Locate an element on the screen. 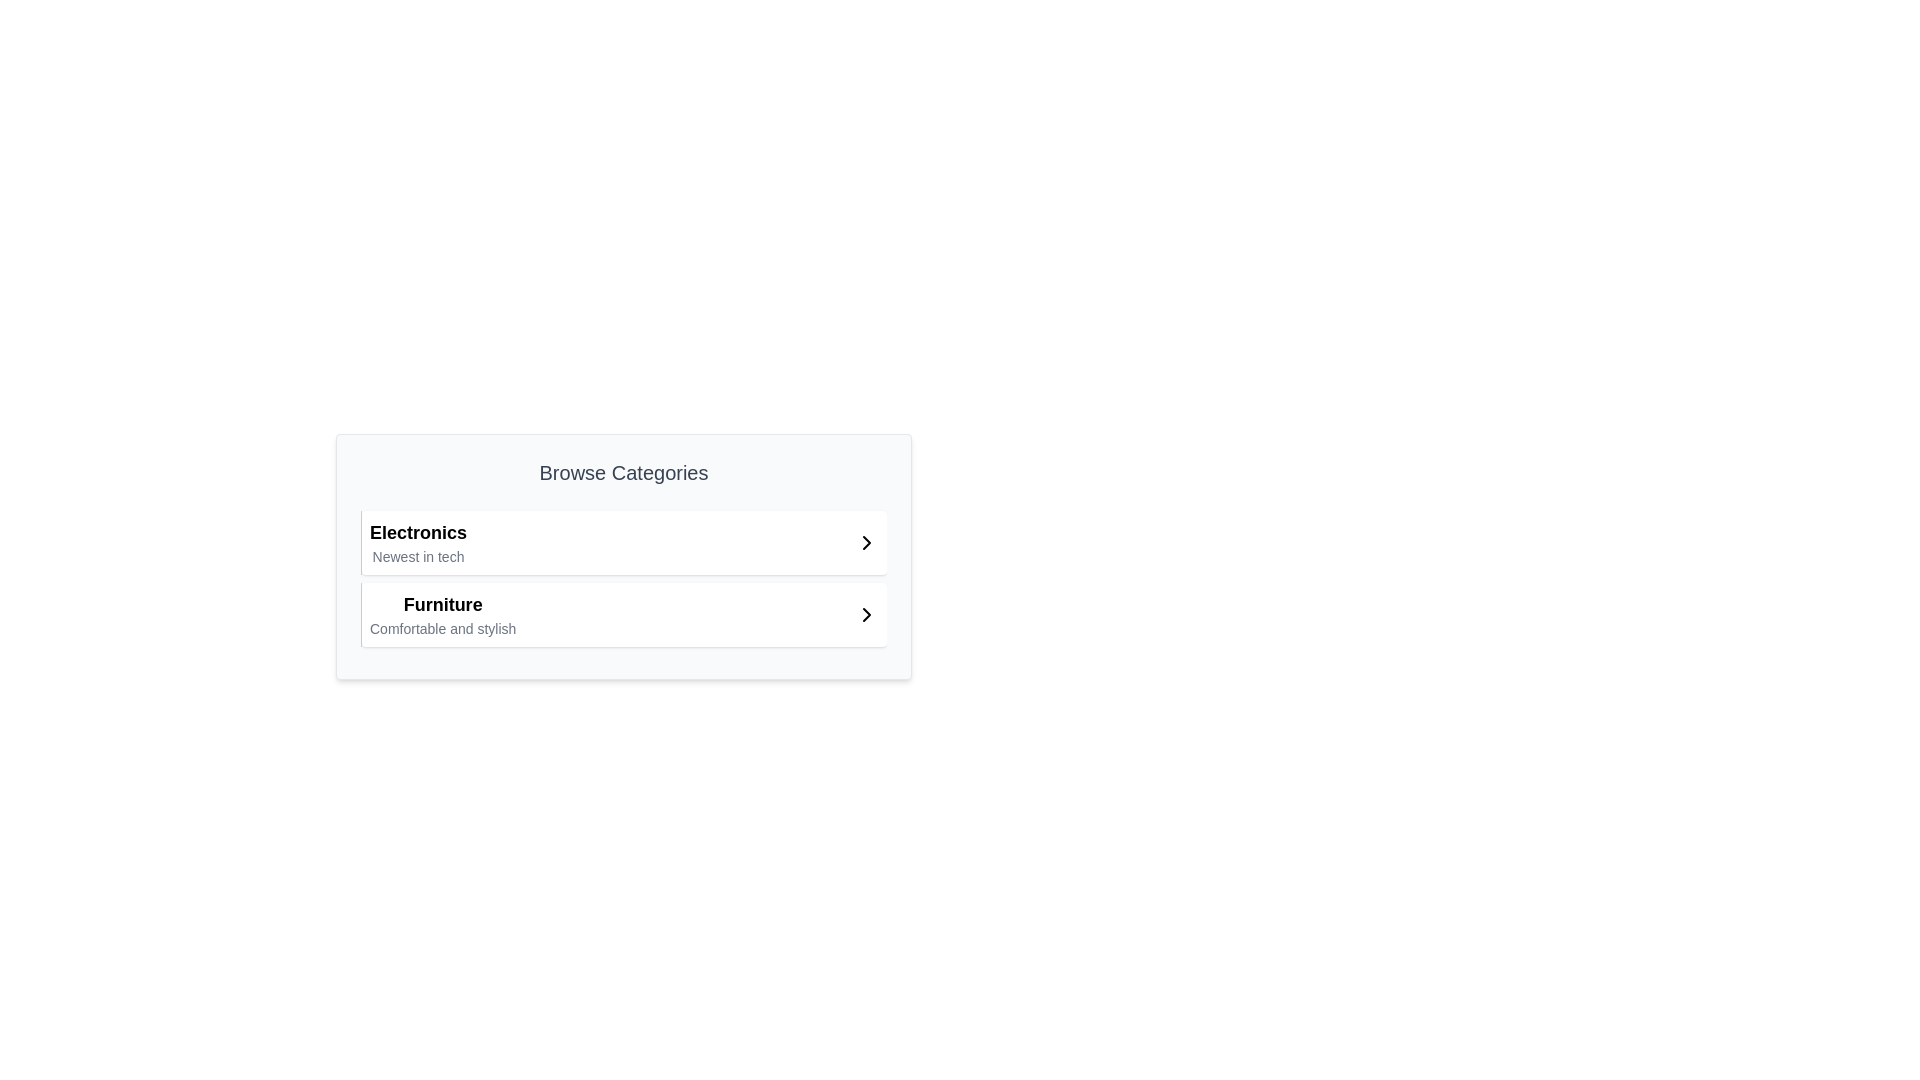 The image size is (1920, 1080). the navigation button located at the far right of the 'Furniture Comfortable and stylish' section is located at coordinates (867, 613).